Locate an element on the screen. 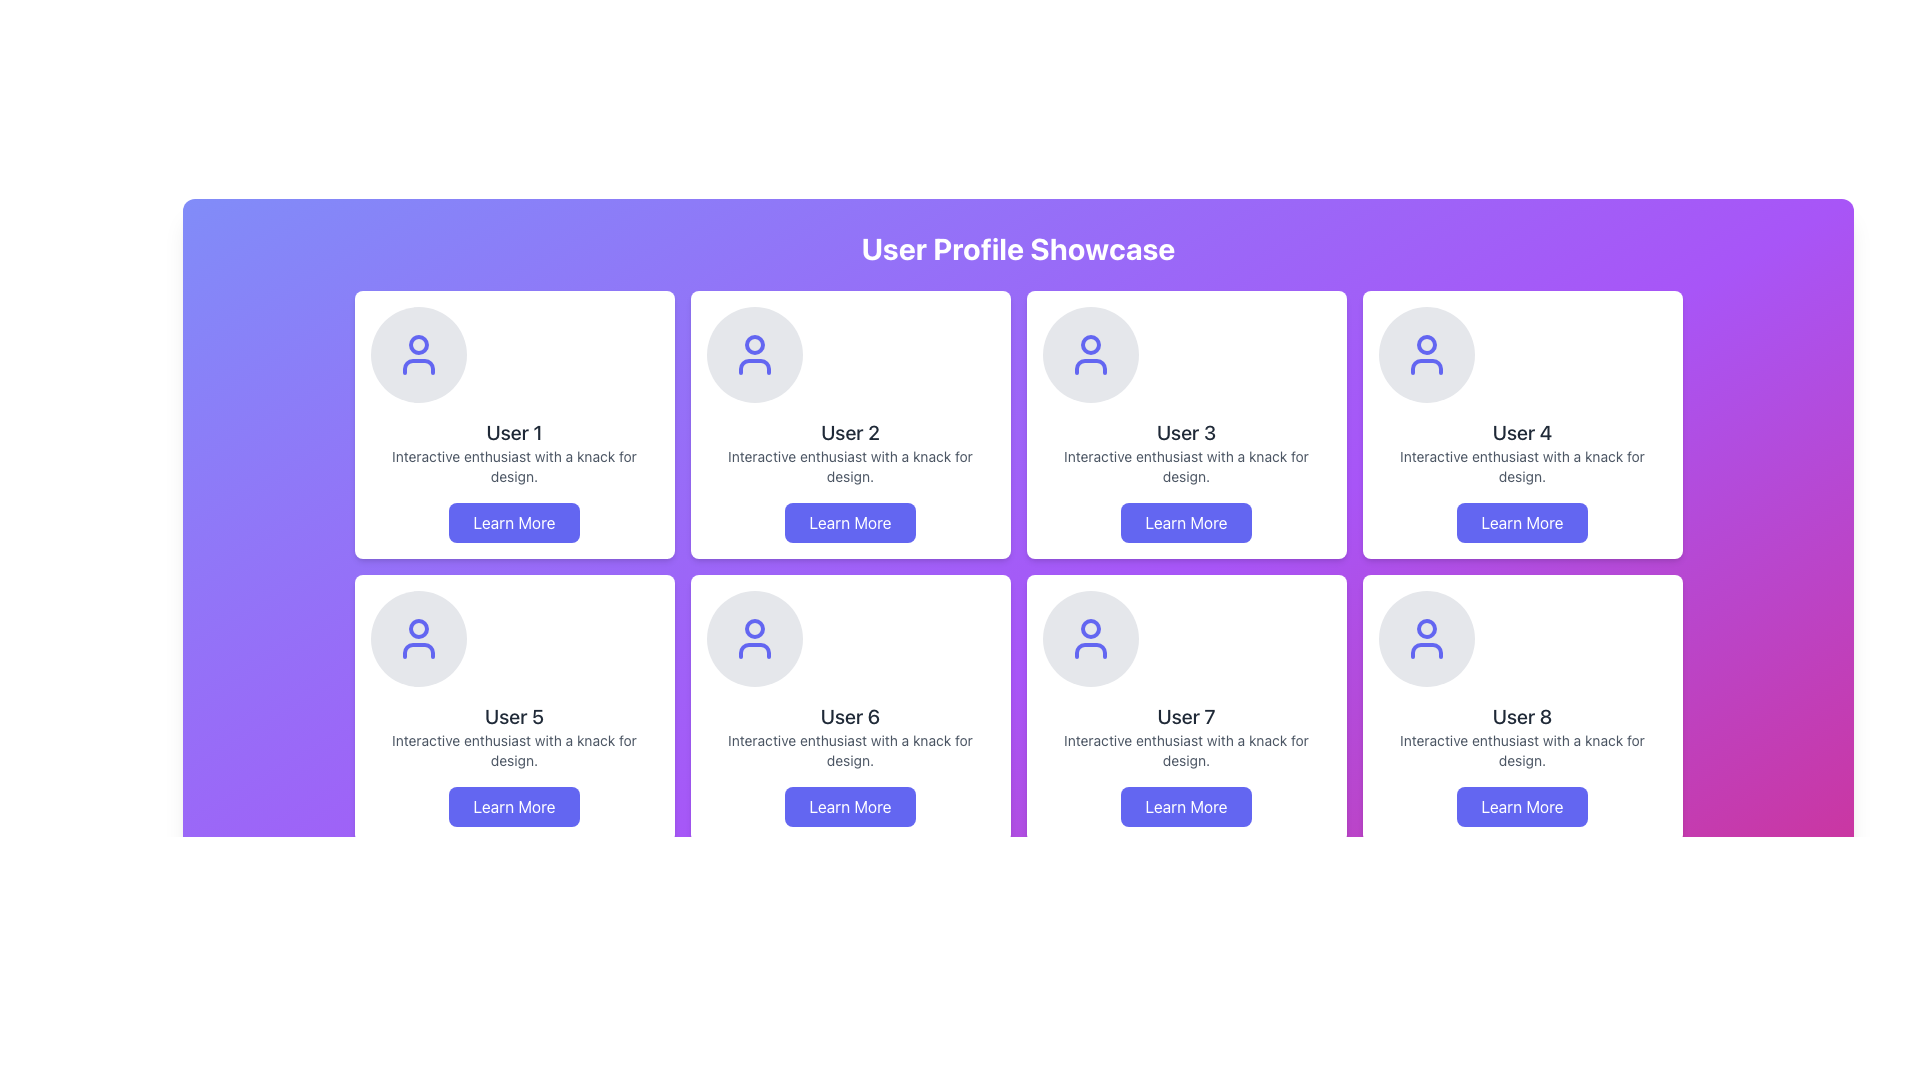 The width and height of the screenshot is (1920, 1080). the text element that provides a description or tagline related to the user in the eighth profile card, located below 'User 8' and above the 'Learn More' button is located at coordinates (1521, 751).